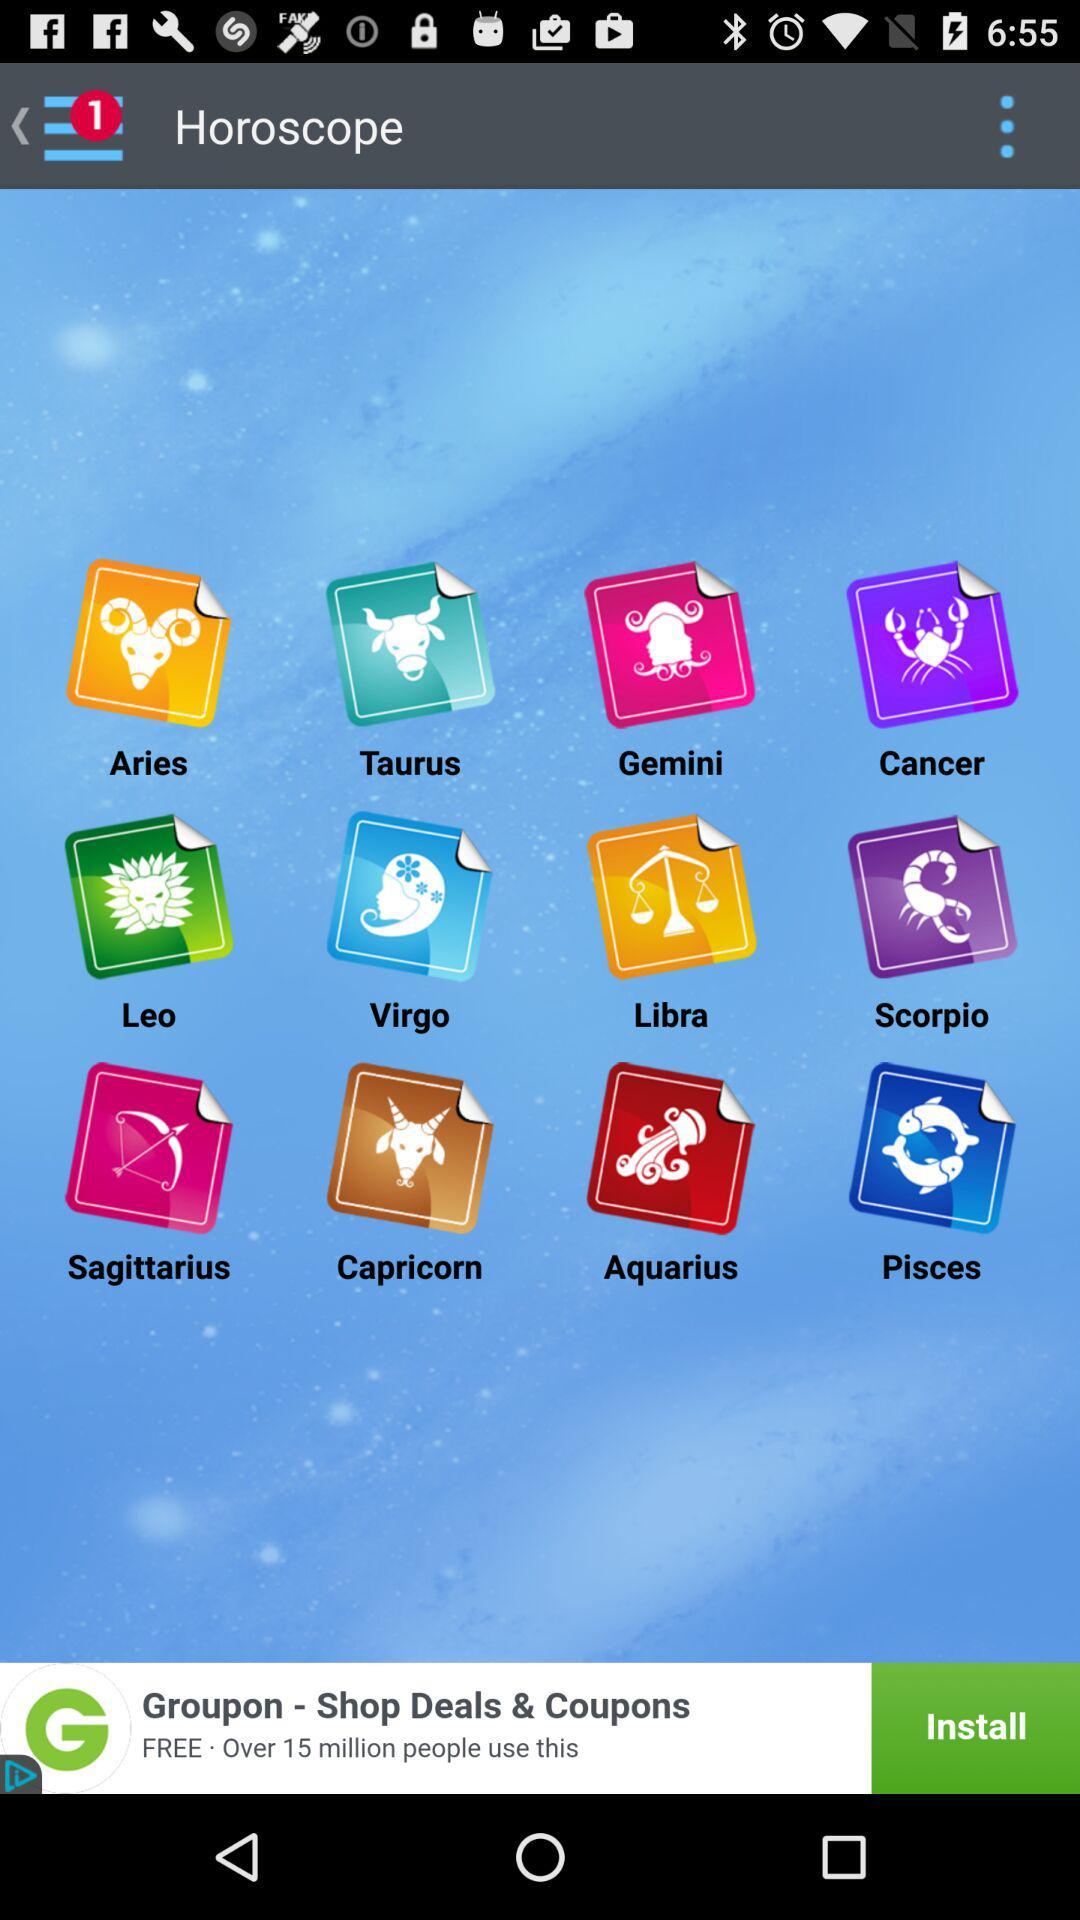 The height and width of the screenshot is (1920, 1080). Describe the element at coordinates (1006, 124) in the screenshot. I see `google control button` at that location.